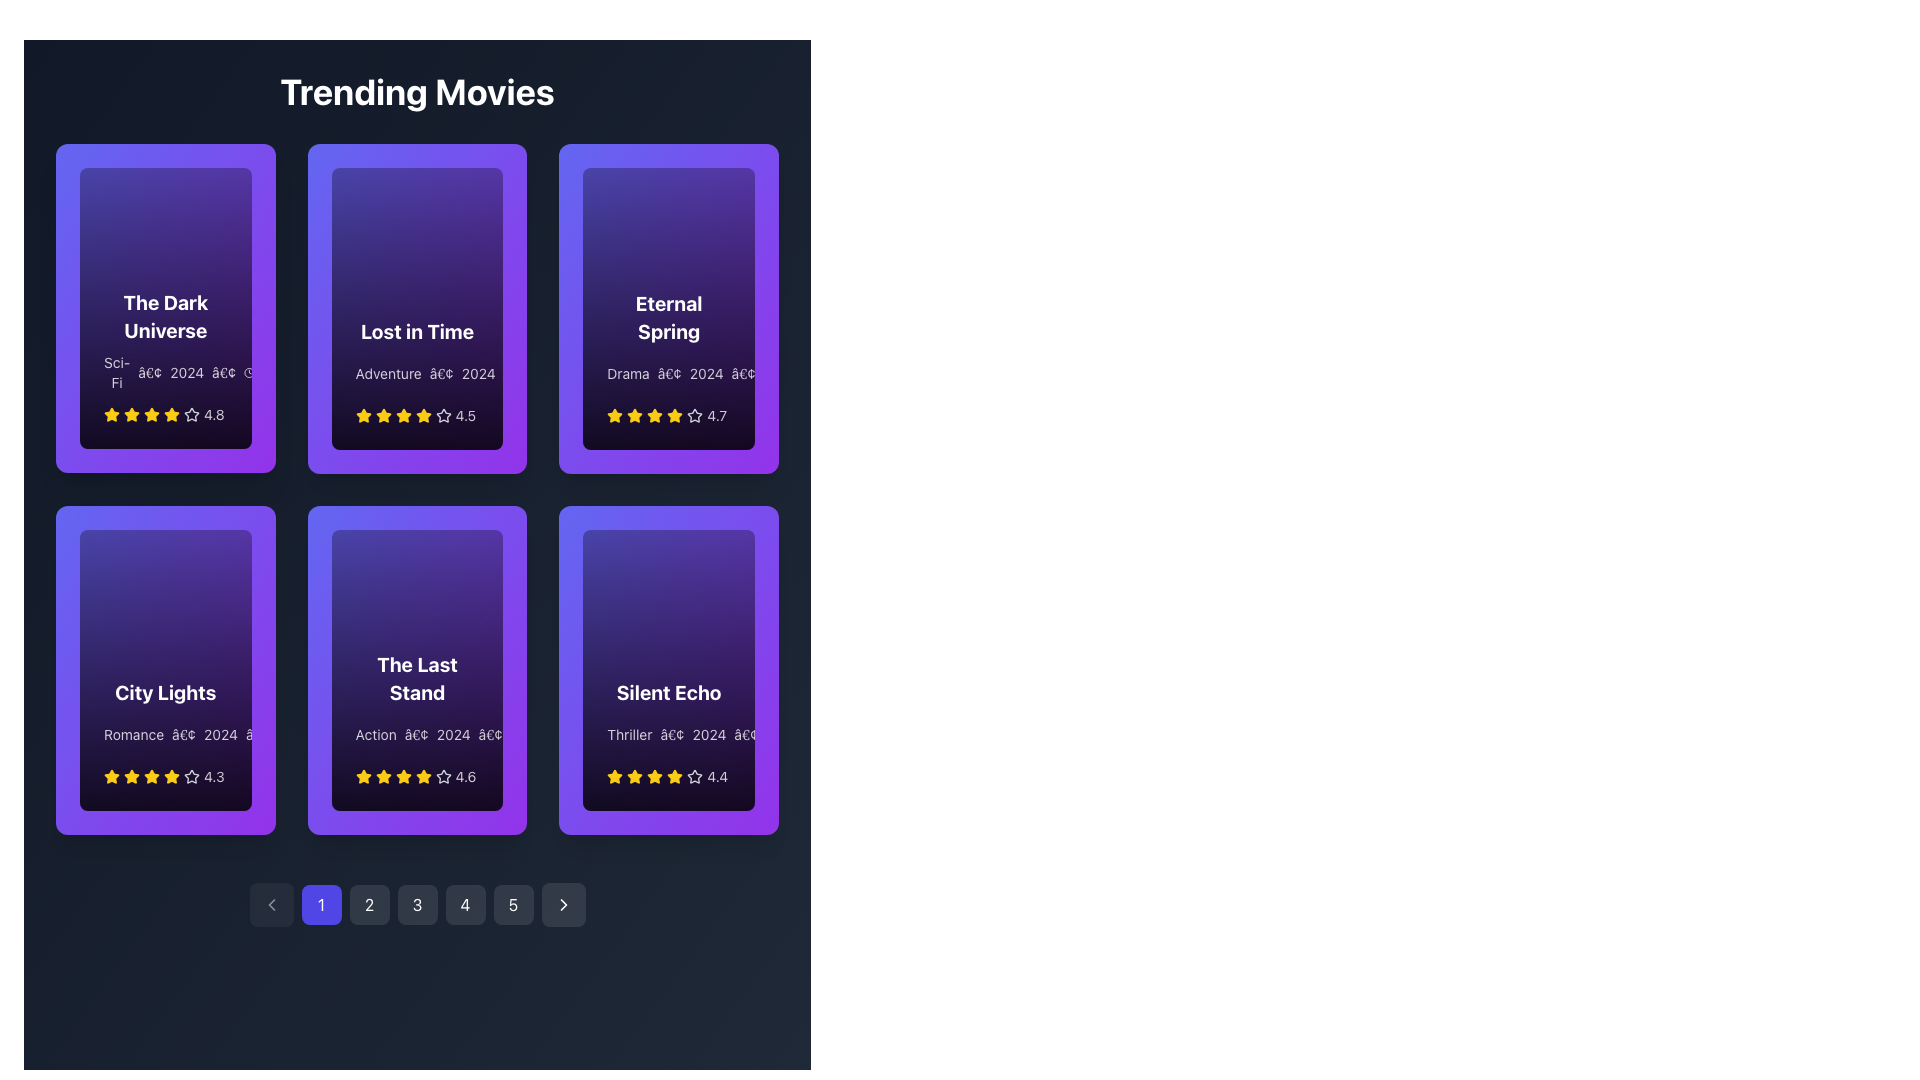 This screenshot has width=1920, height=1080. I want to click on the fourth yellow star icon in the rating system of the 'Lost in Time' movie card, so click(402, 414).